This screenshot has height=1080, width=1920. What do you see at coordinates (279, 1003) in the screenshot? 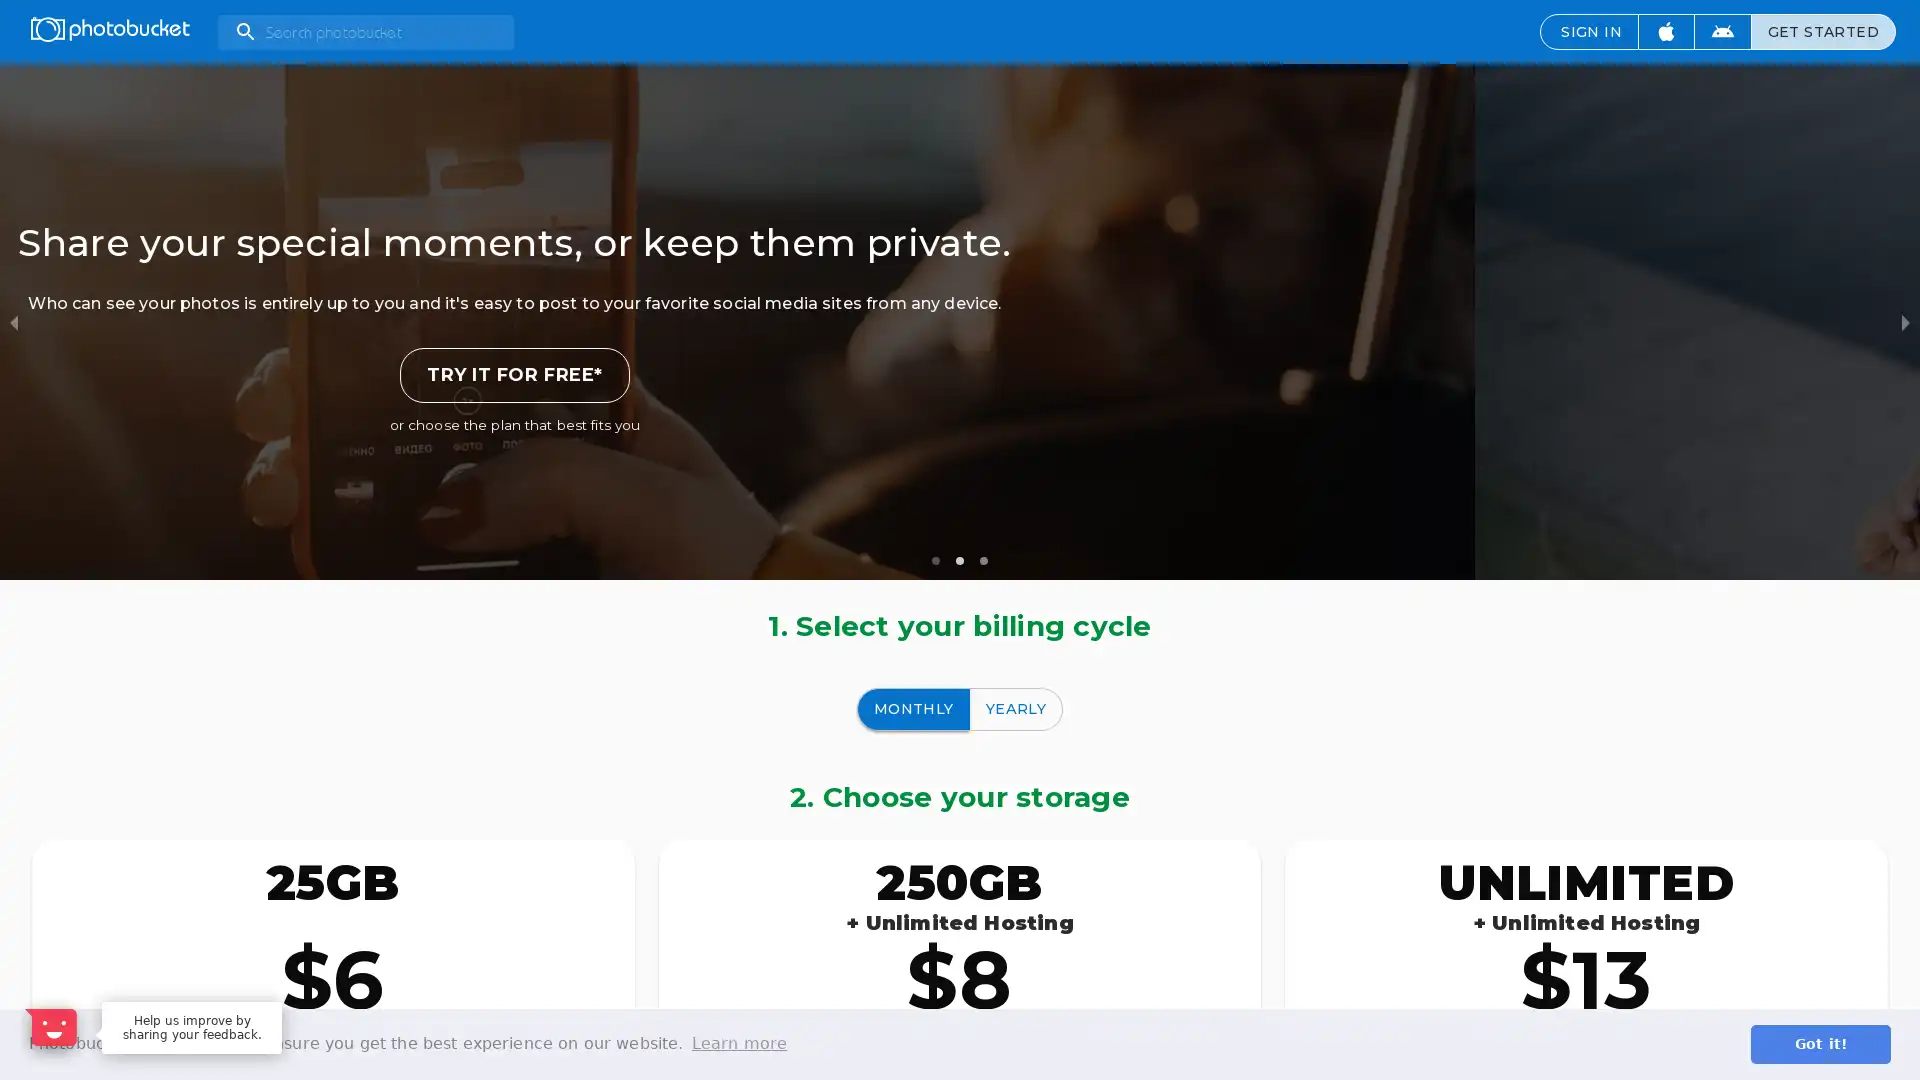
I see `Dismiss Message` at bounding box center [279, 1003].